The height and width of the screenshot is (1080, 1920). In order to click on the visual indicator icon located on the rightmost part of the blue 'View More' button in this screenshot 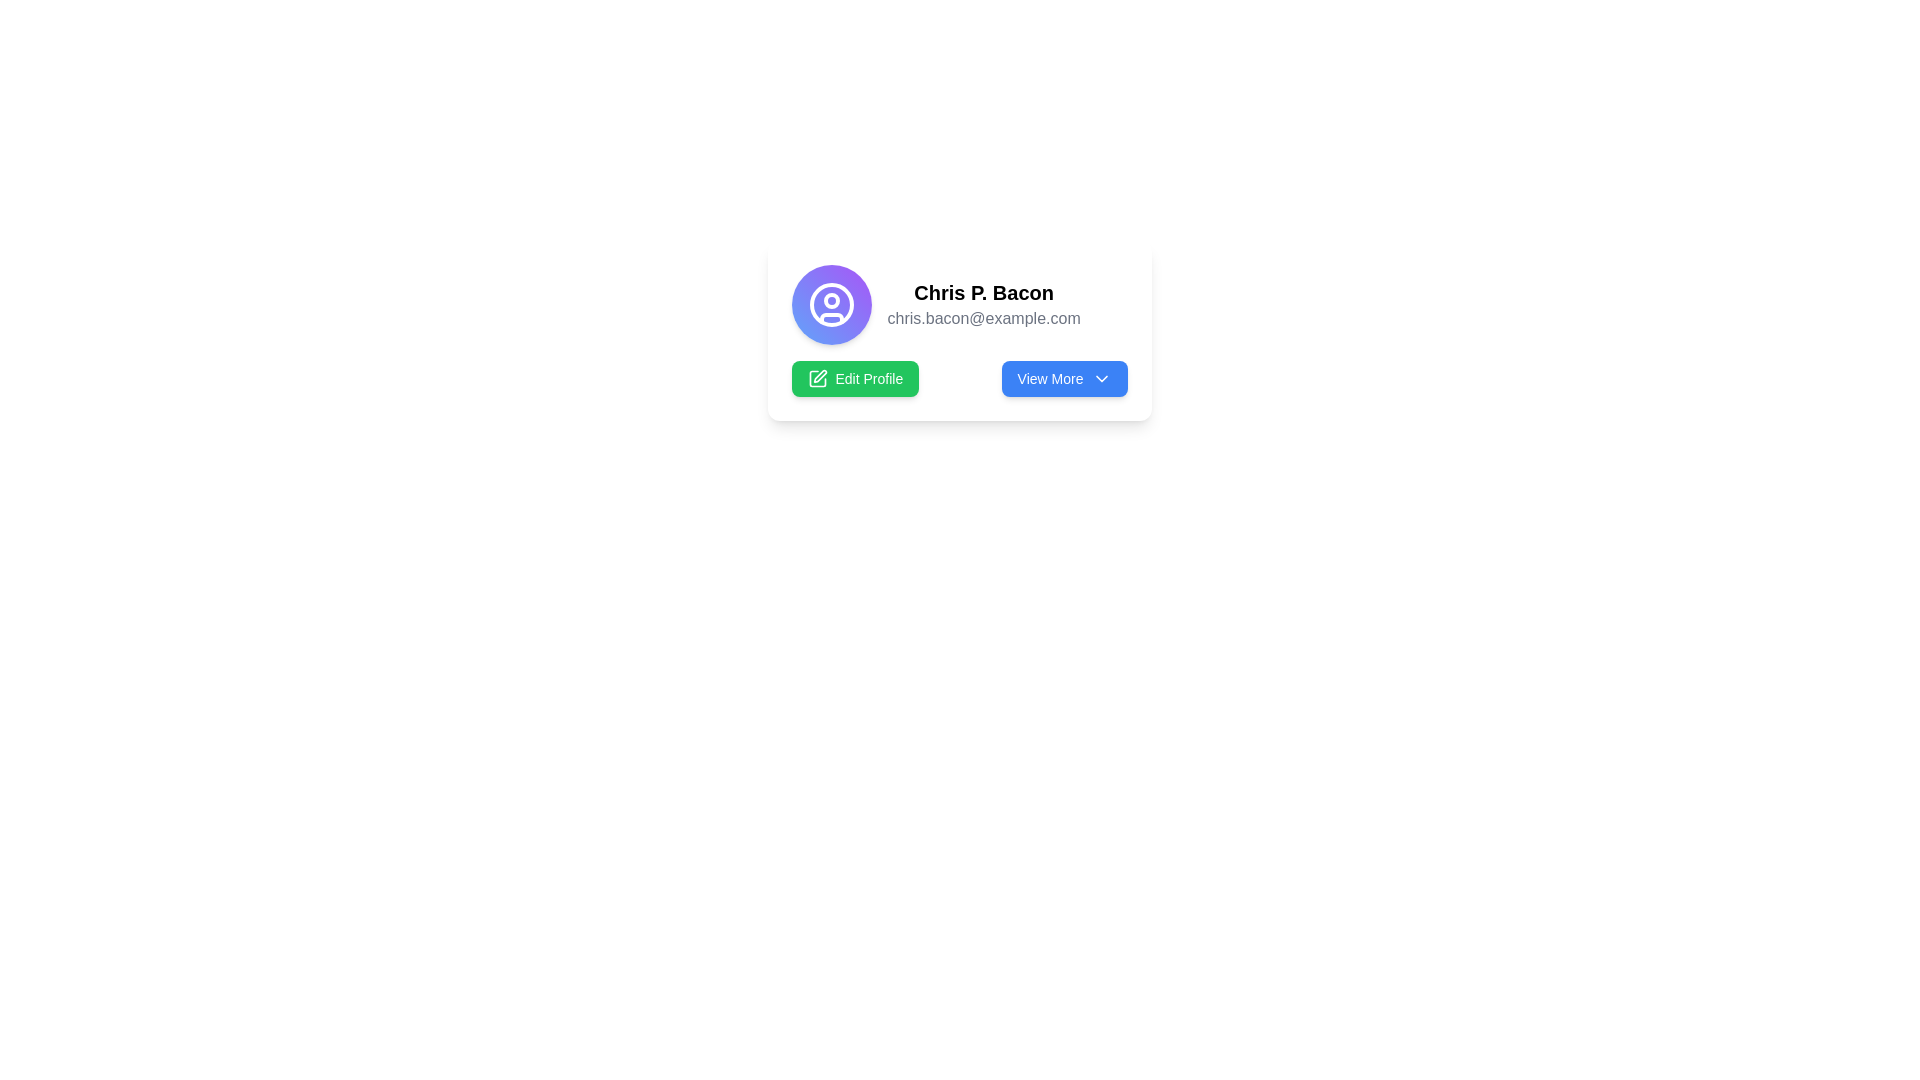, I will do `click(1100, 378)`.